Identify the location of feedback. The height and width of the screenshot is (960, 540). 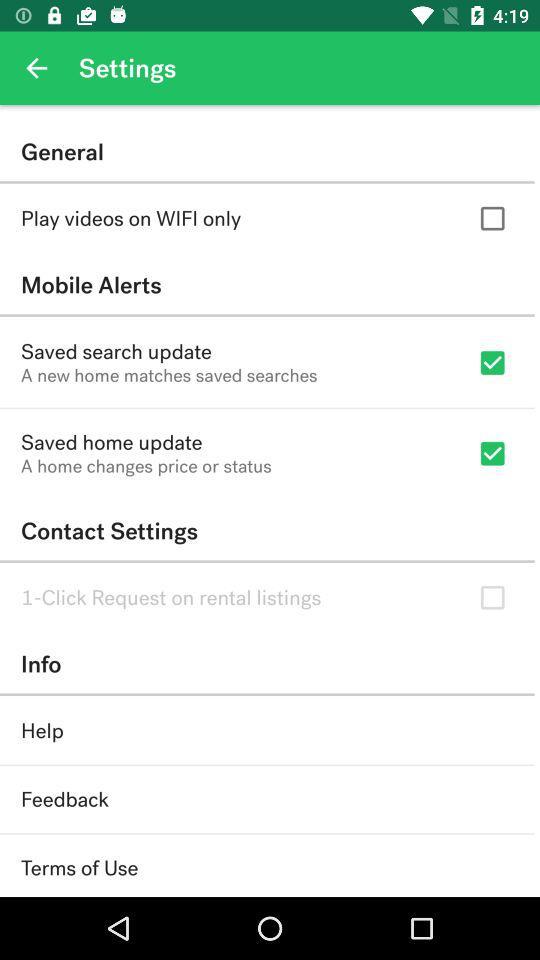
(64, 799).